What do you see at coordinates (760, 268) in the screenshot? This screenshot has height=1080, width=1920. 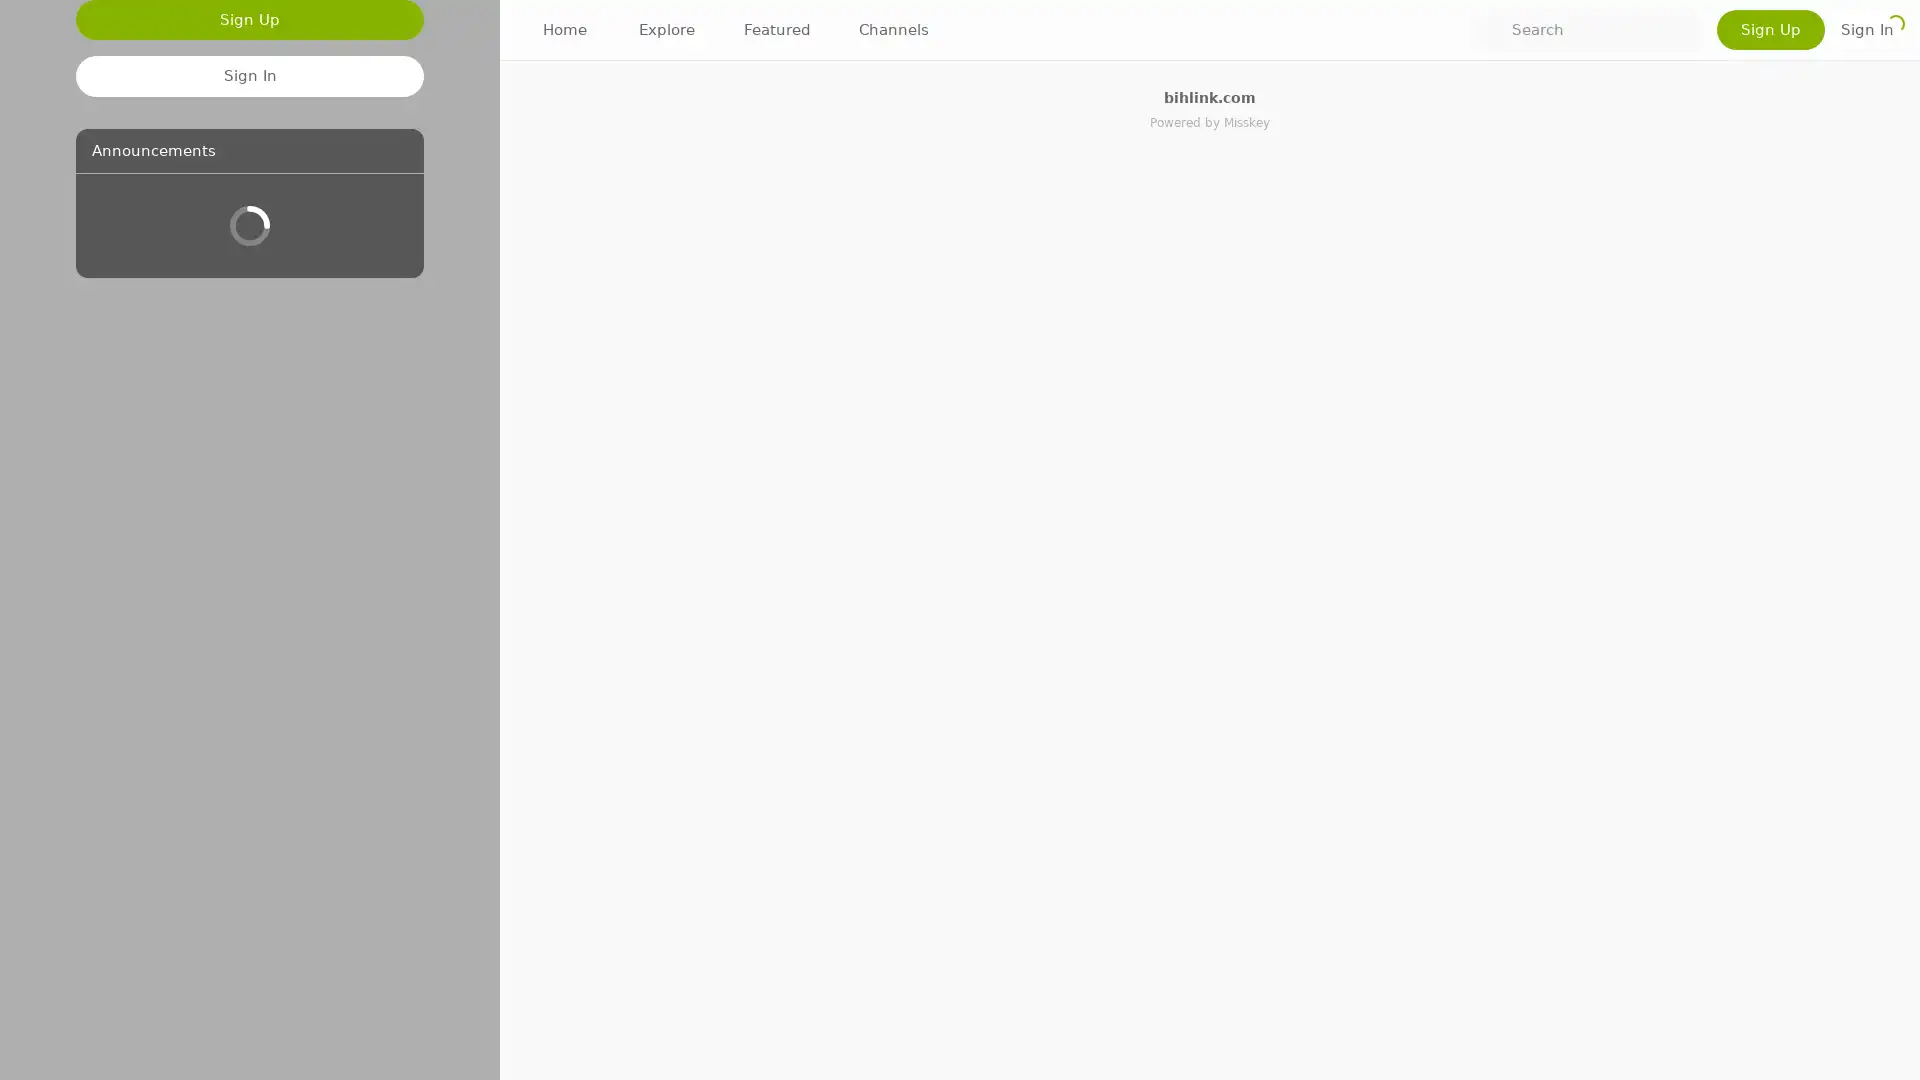 I see `+` at bounding box center [760, 268].